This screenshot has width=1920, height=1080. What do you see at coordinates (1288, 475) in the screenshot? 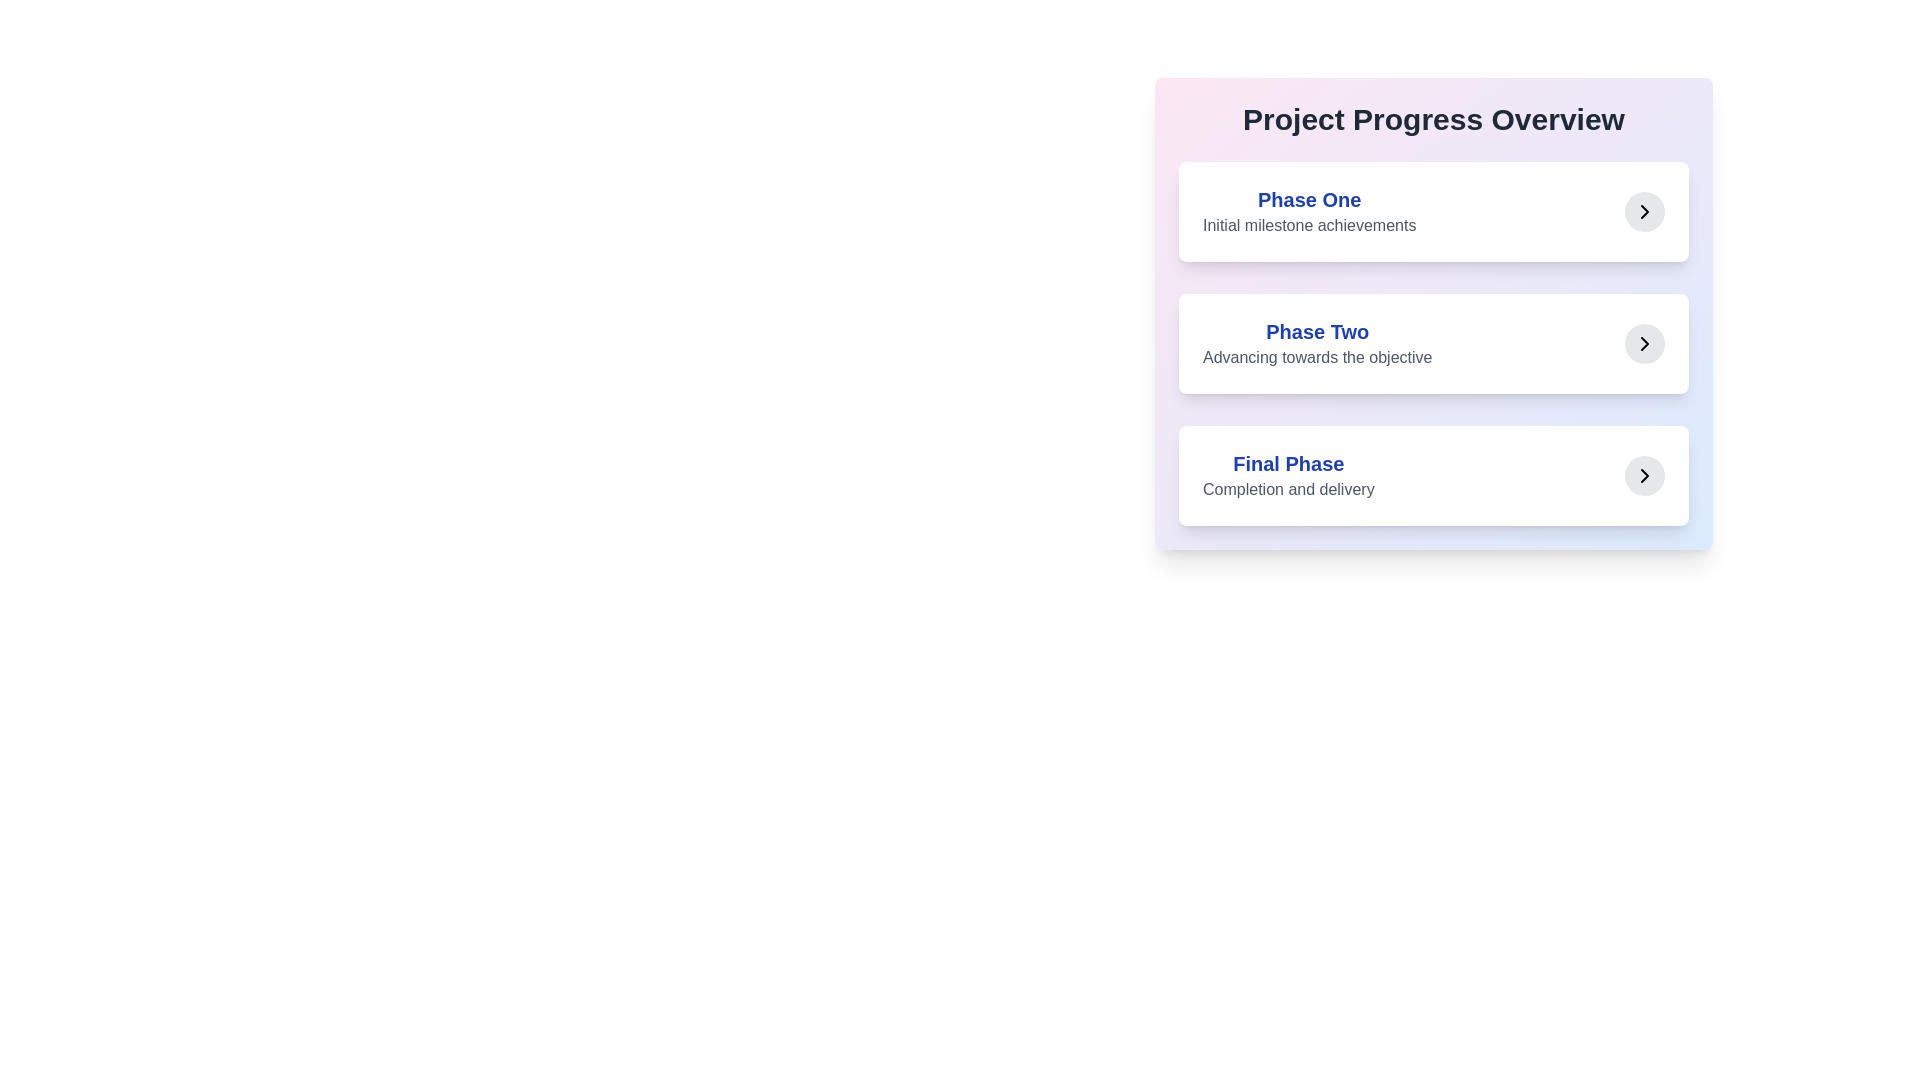
I see `text label indicating the 'Final Phase' in the project timeline located at the bottom of the 'Project Progress Overview' list` at bounding box center [1288, 475].